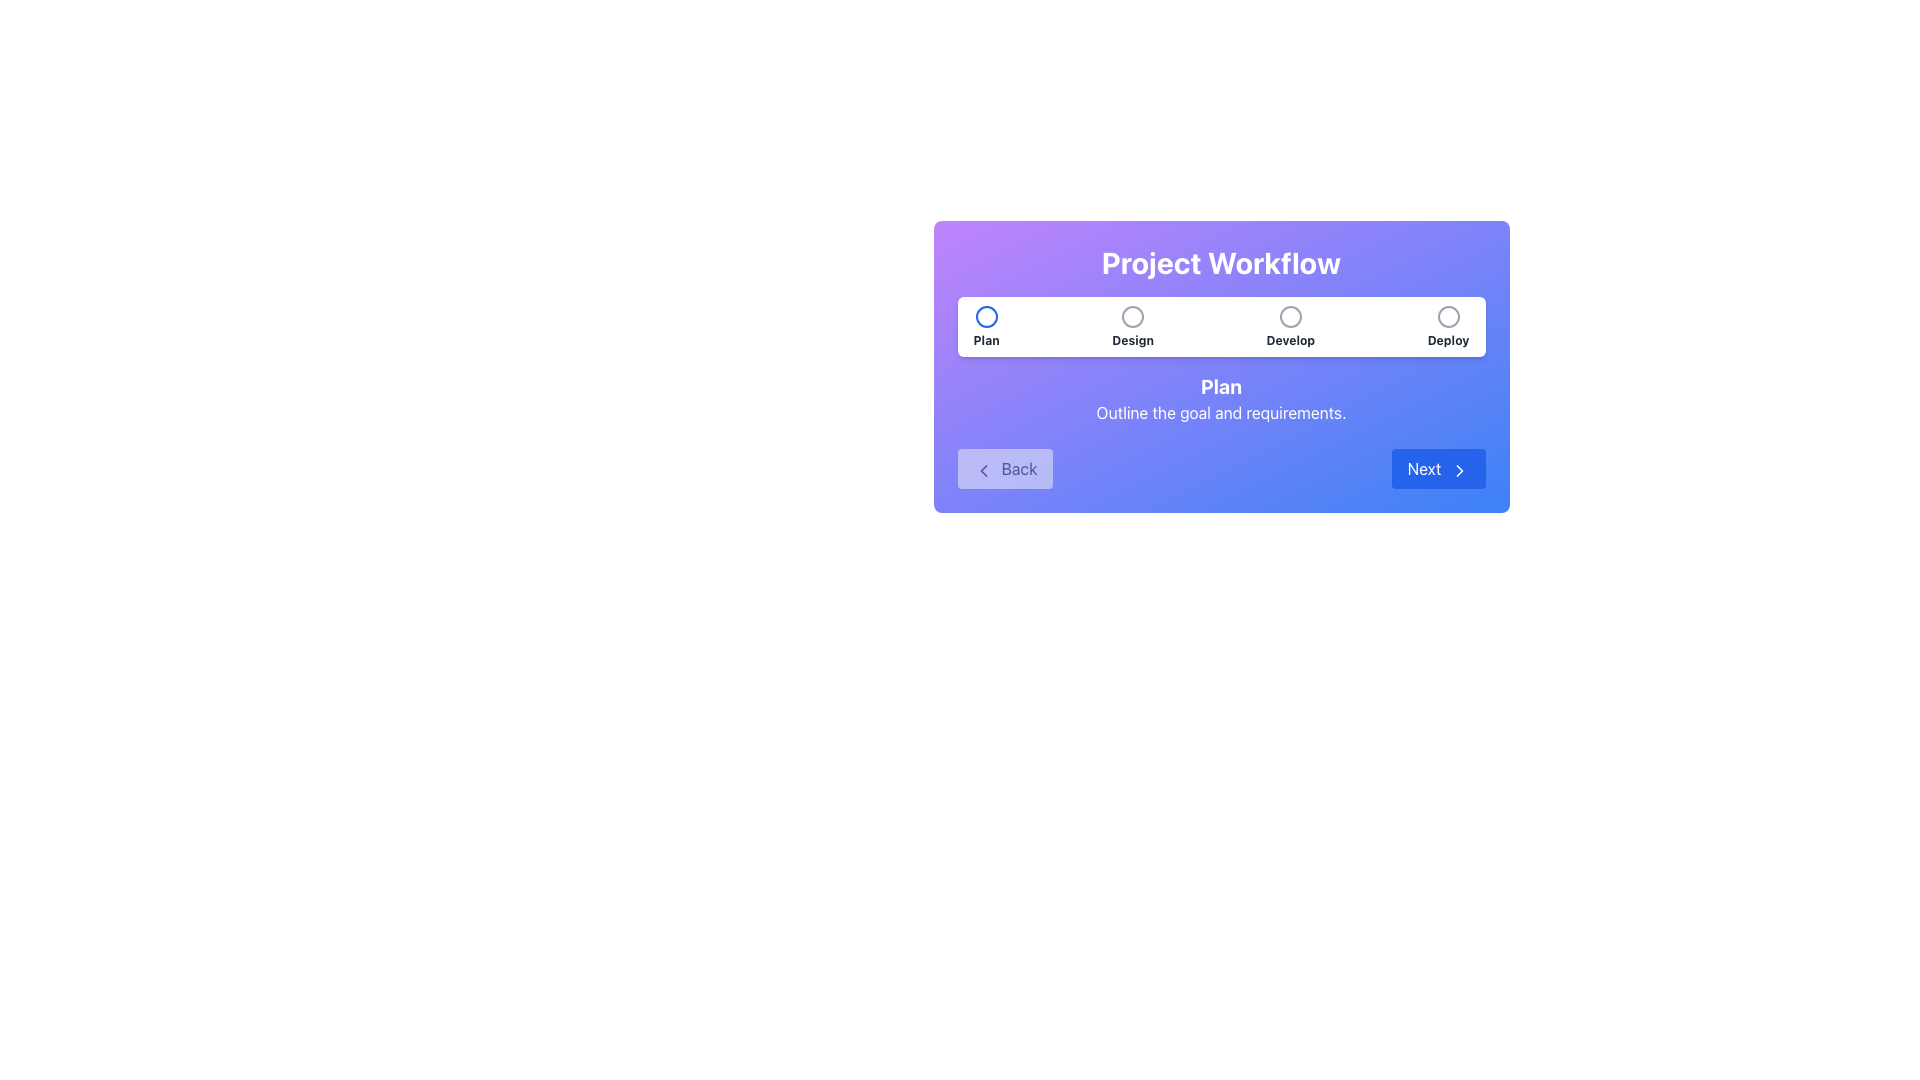  What do you see at coordinates (1220, 411) in the screenshot?
I see `information displayed on the text label that shows 'Outline the goal and requirements.' positioned below the 'Plan' text` at bounding box center [1220, 411].